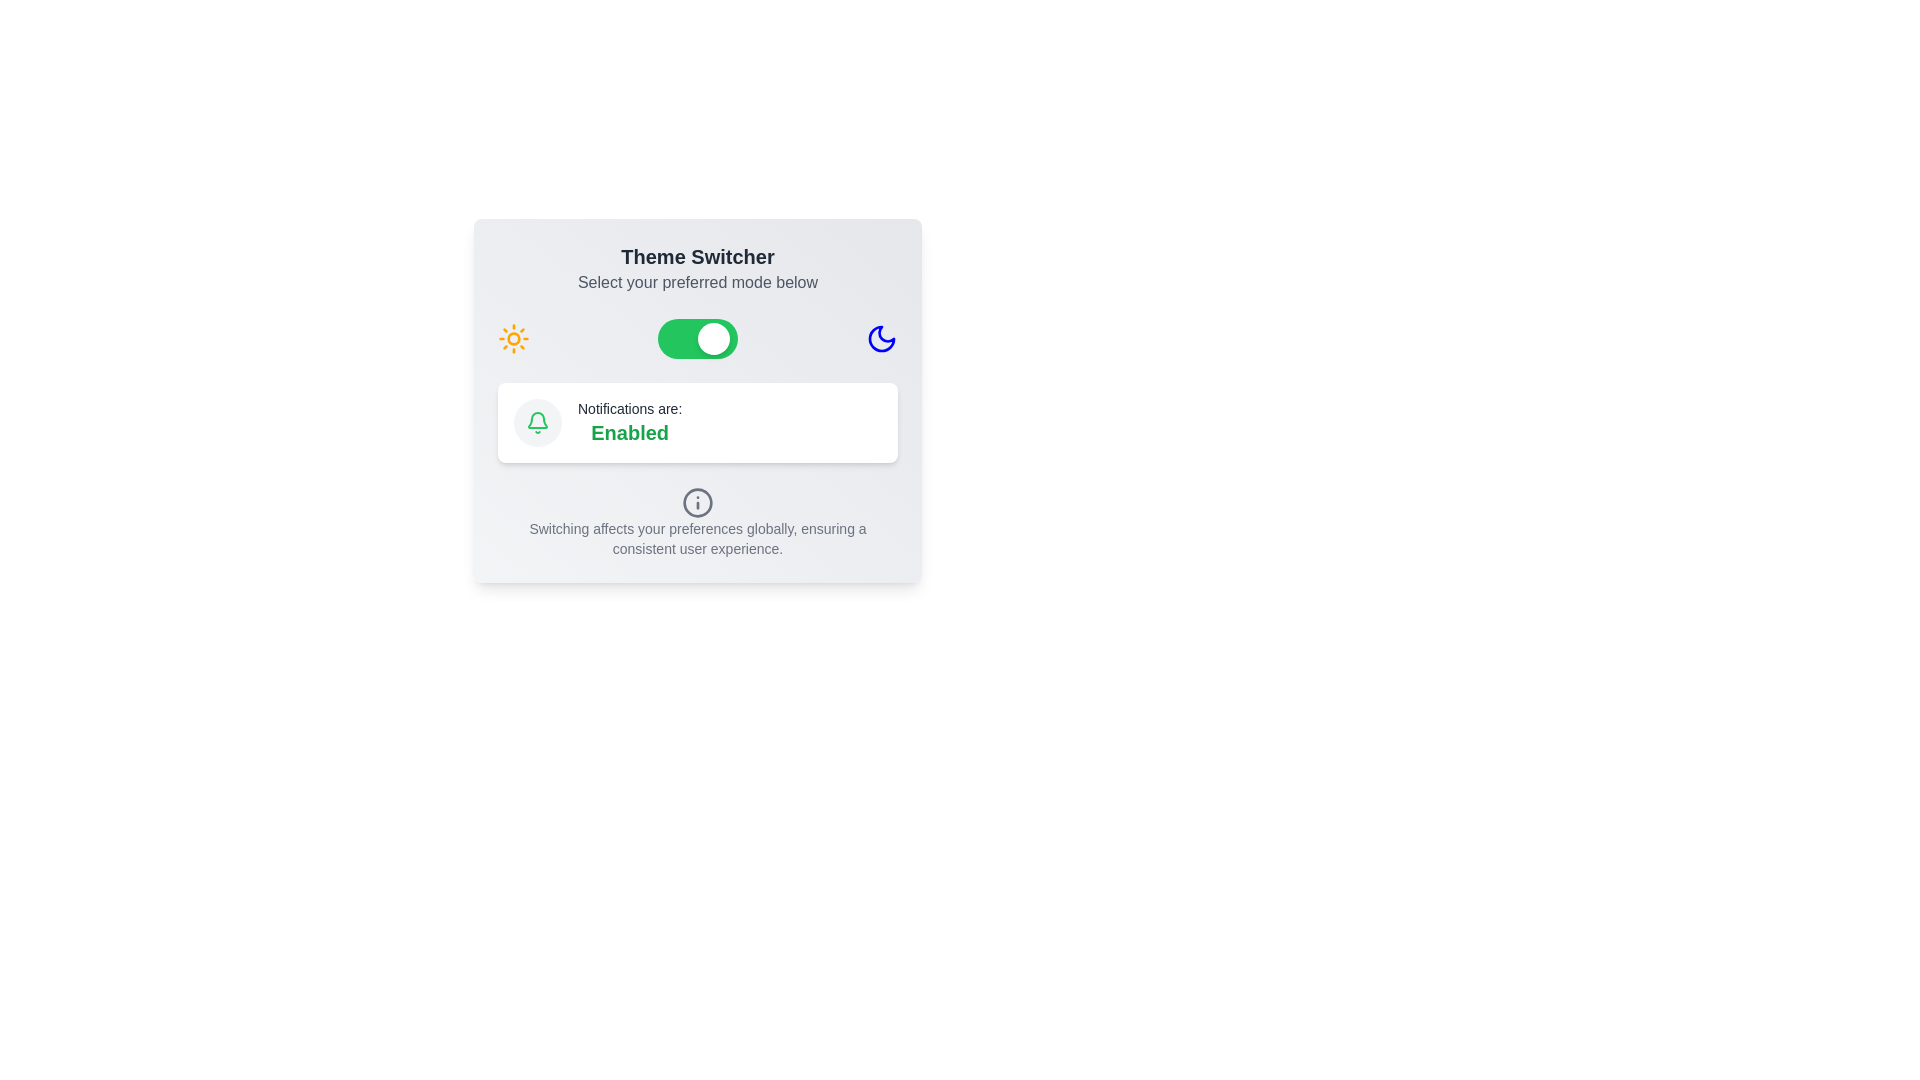 Image resolution: width=1920 pixels, height=1080 pixels. I want to click on text label that indicates the current state of notifications, which shows 'Enabled' suggesting that notifications are active, so click(629, 422).